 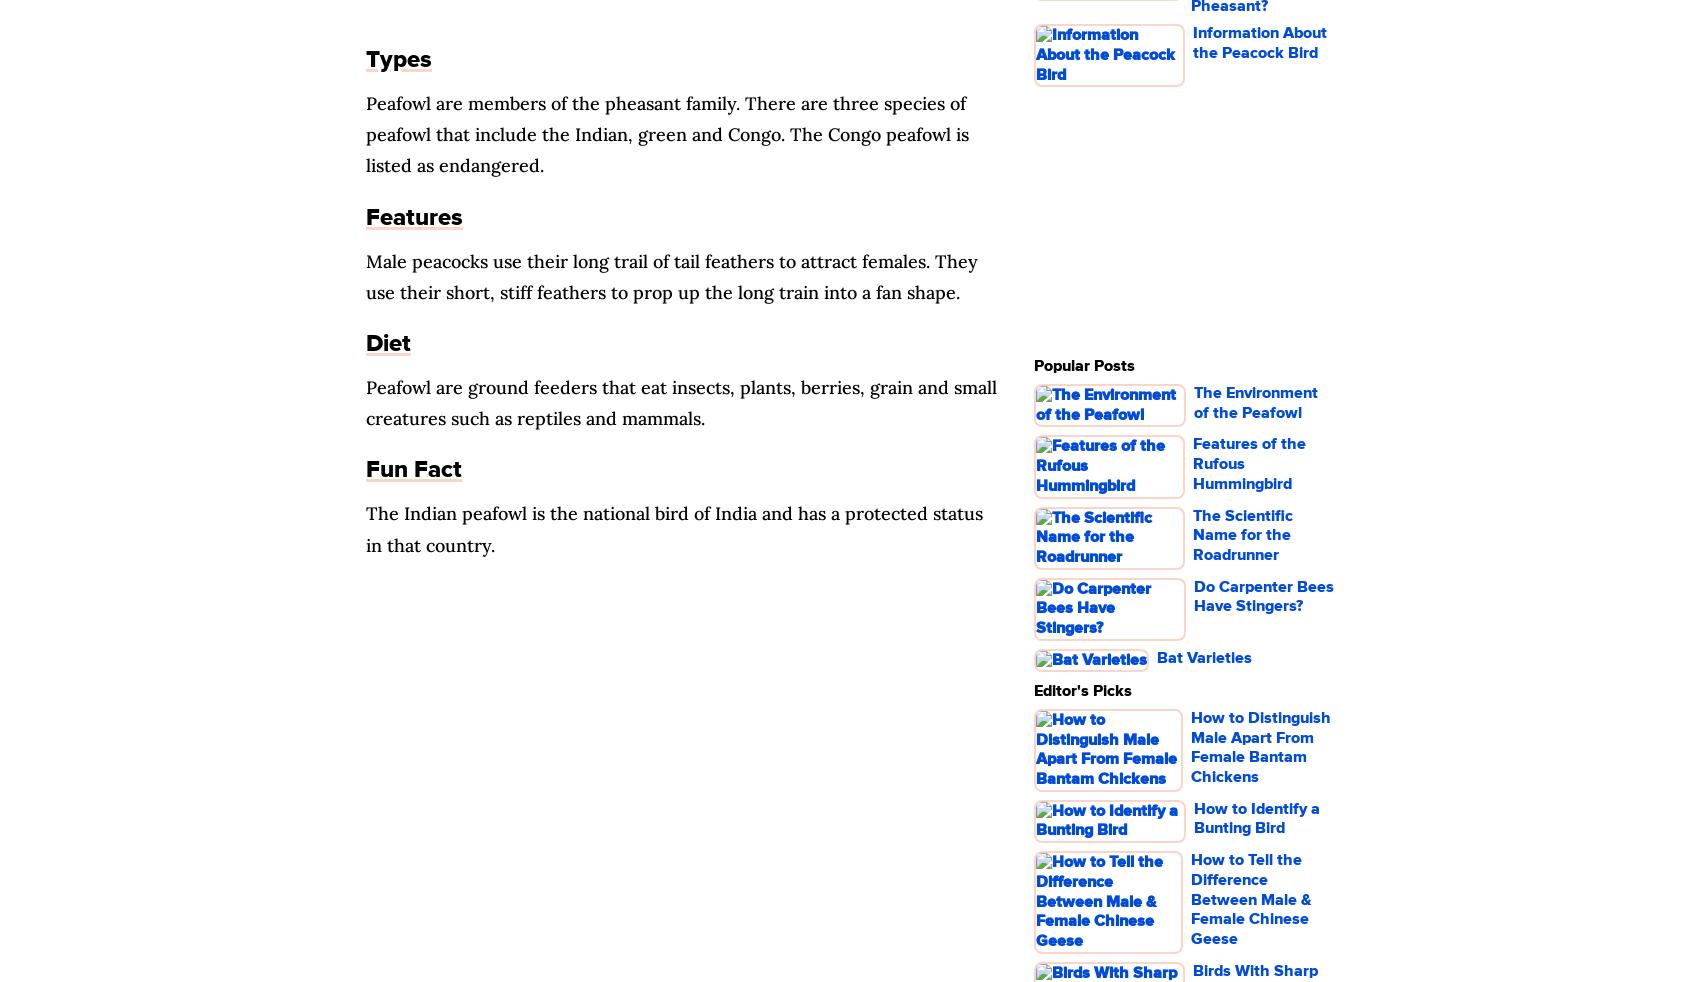 I want to click on 'How to Distinguish Male Apart From Female Bantam Chickens', so click(x=1260, y=747).